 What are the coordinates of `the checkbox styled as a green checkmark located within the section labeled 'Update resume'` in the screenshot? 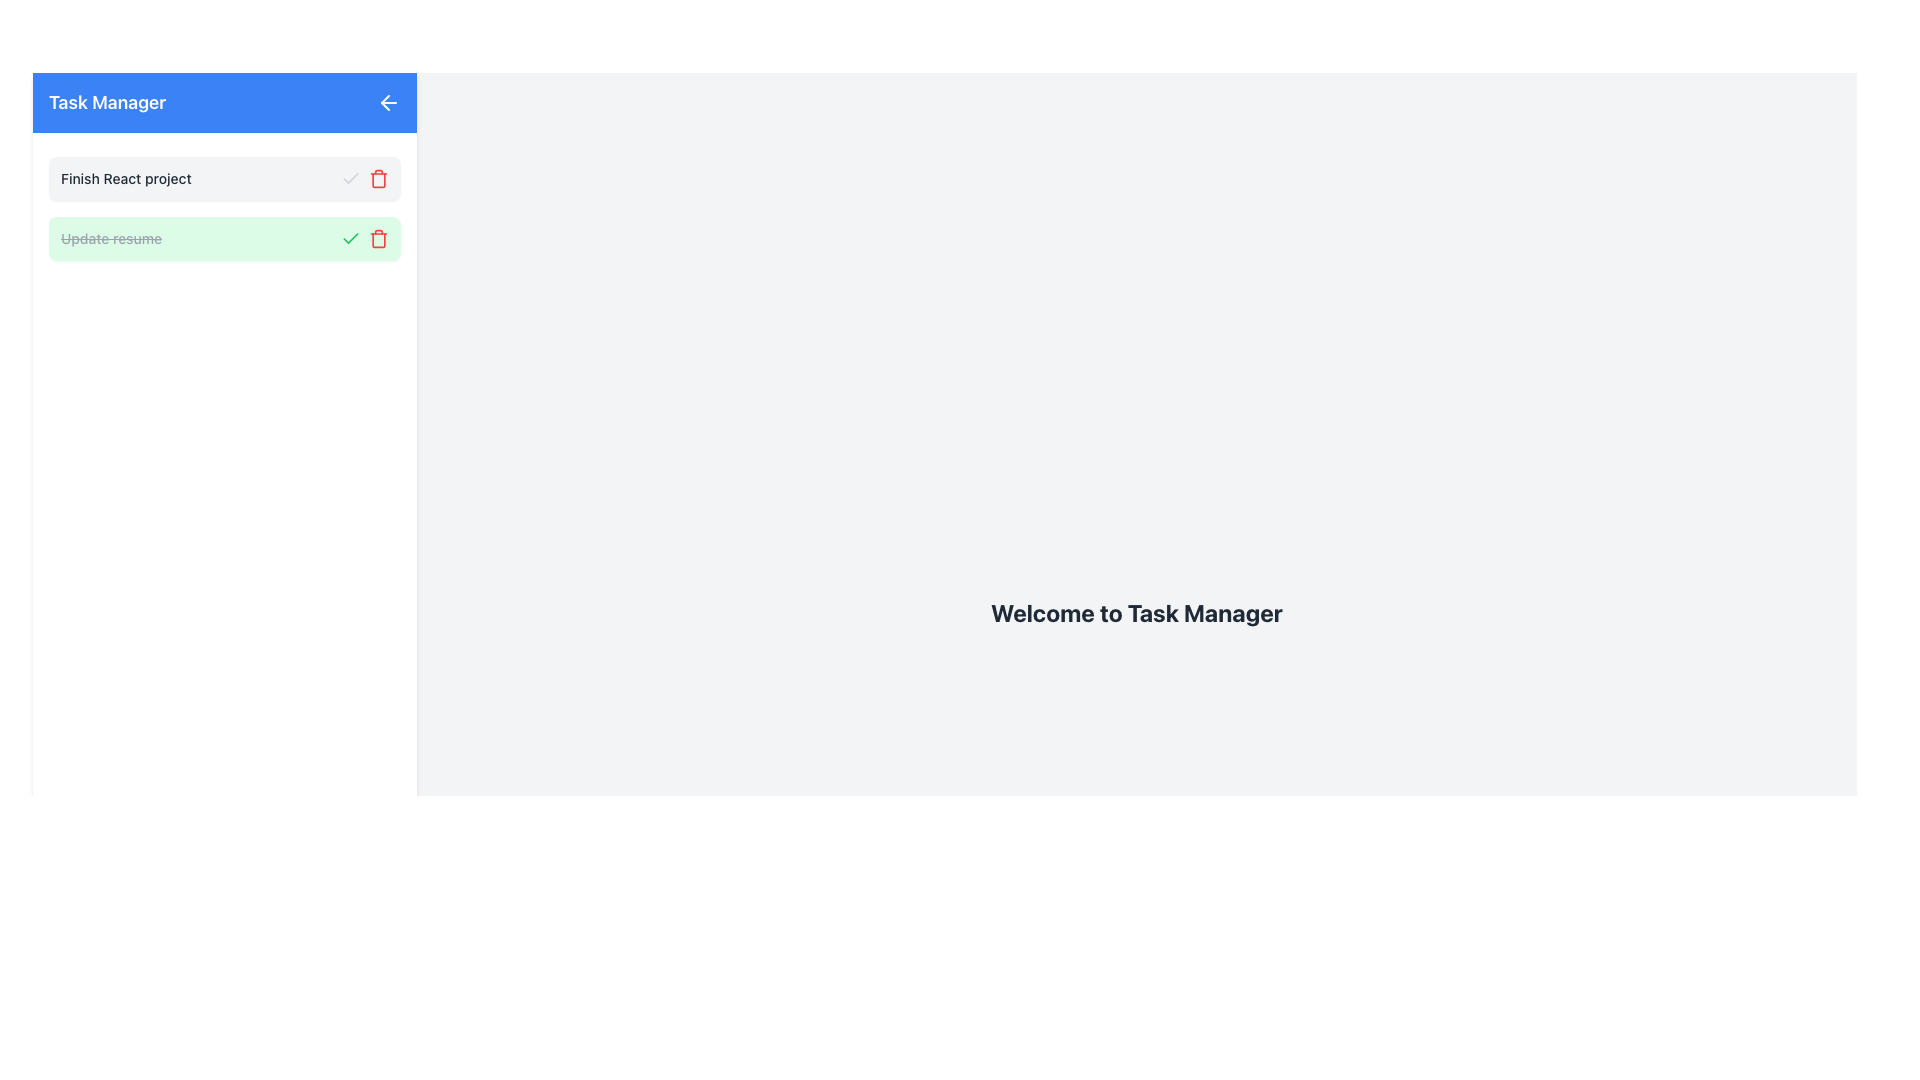 It's located at (350, 238).